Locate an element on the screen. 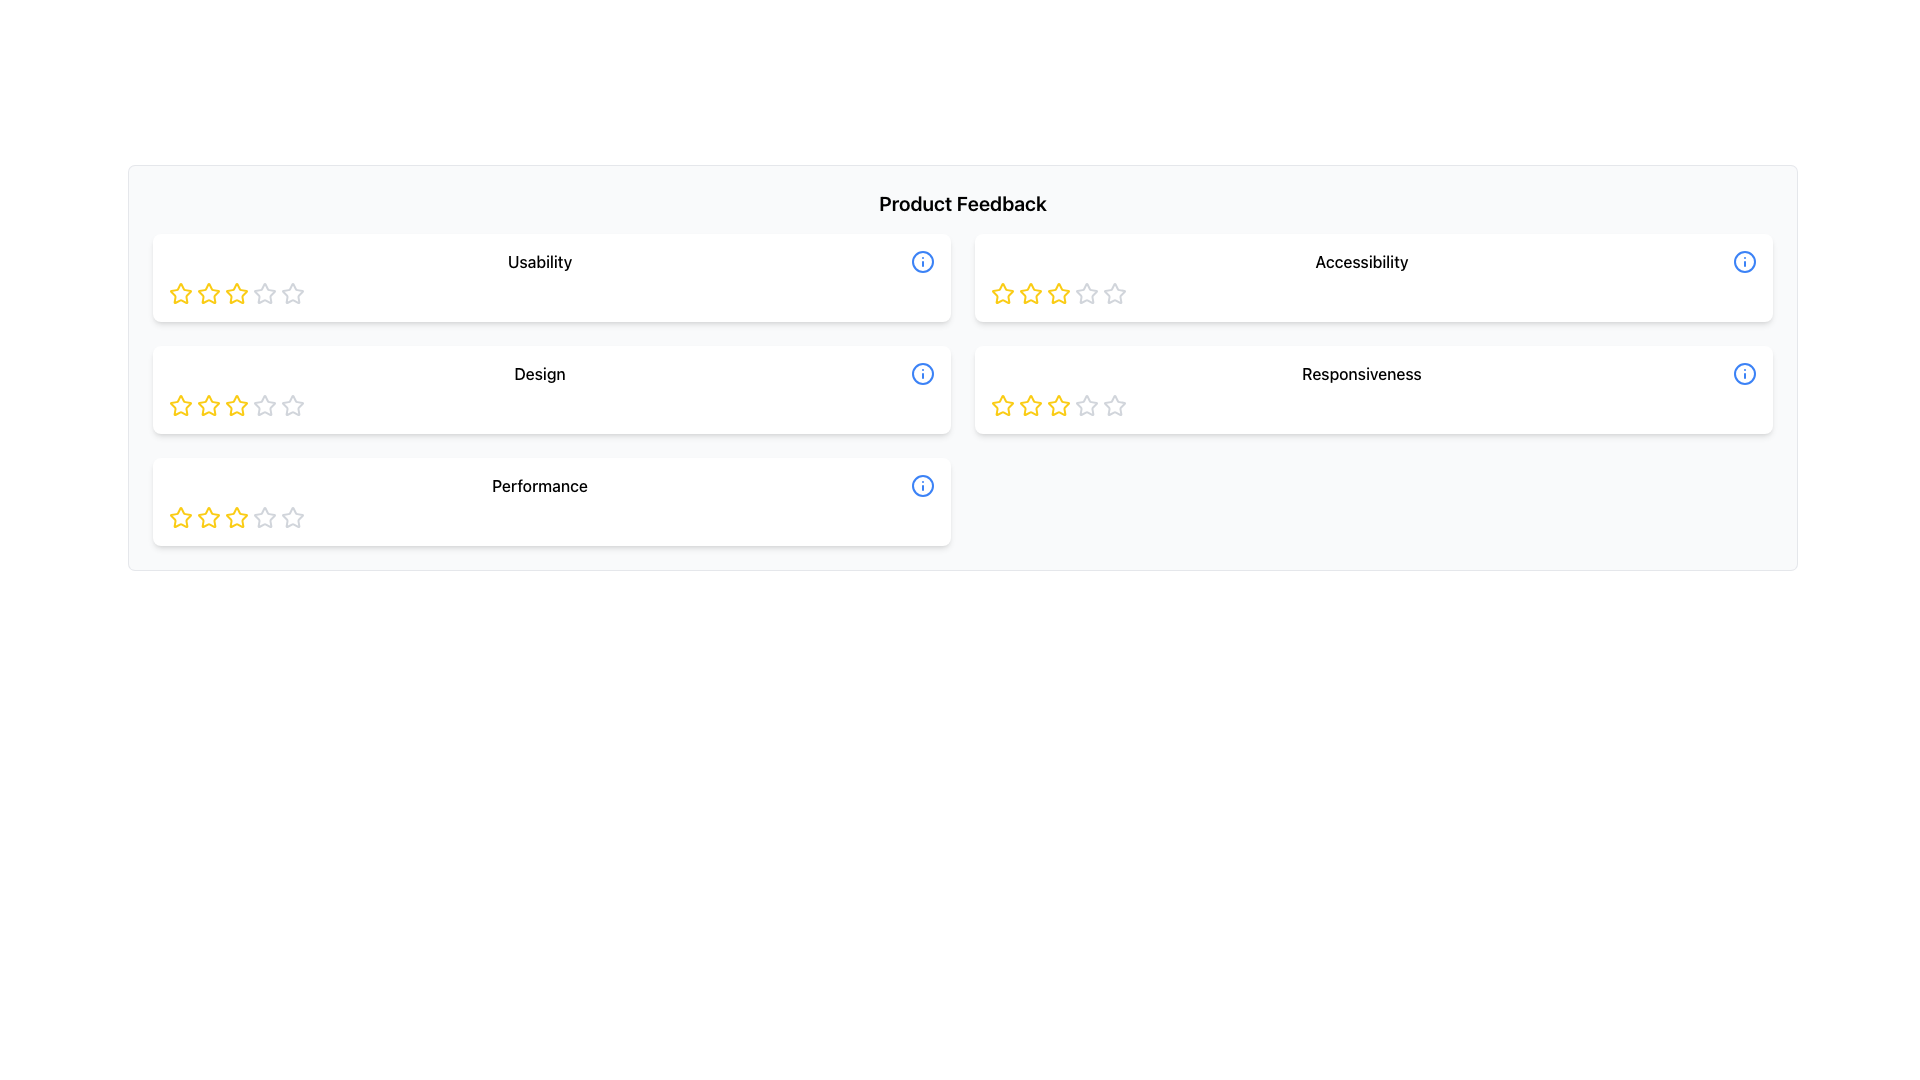 The height and width of the screenshot is (1080, 1920). the second star-shaped rating icon with a bright yellow outline in the 'Usability' section of the 'Product Feedback' interface is located at coordinates (209, 293).